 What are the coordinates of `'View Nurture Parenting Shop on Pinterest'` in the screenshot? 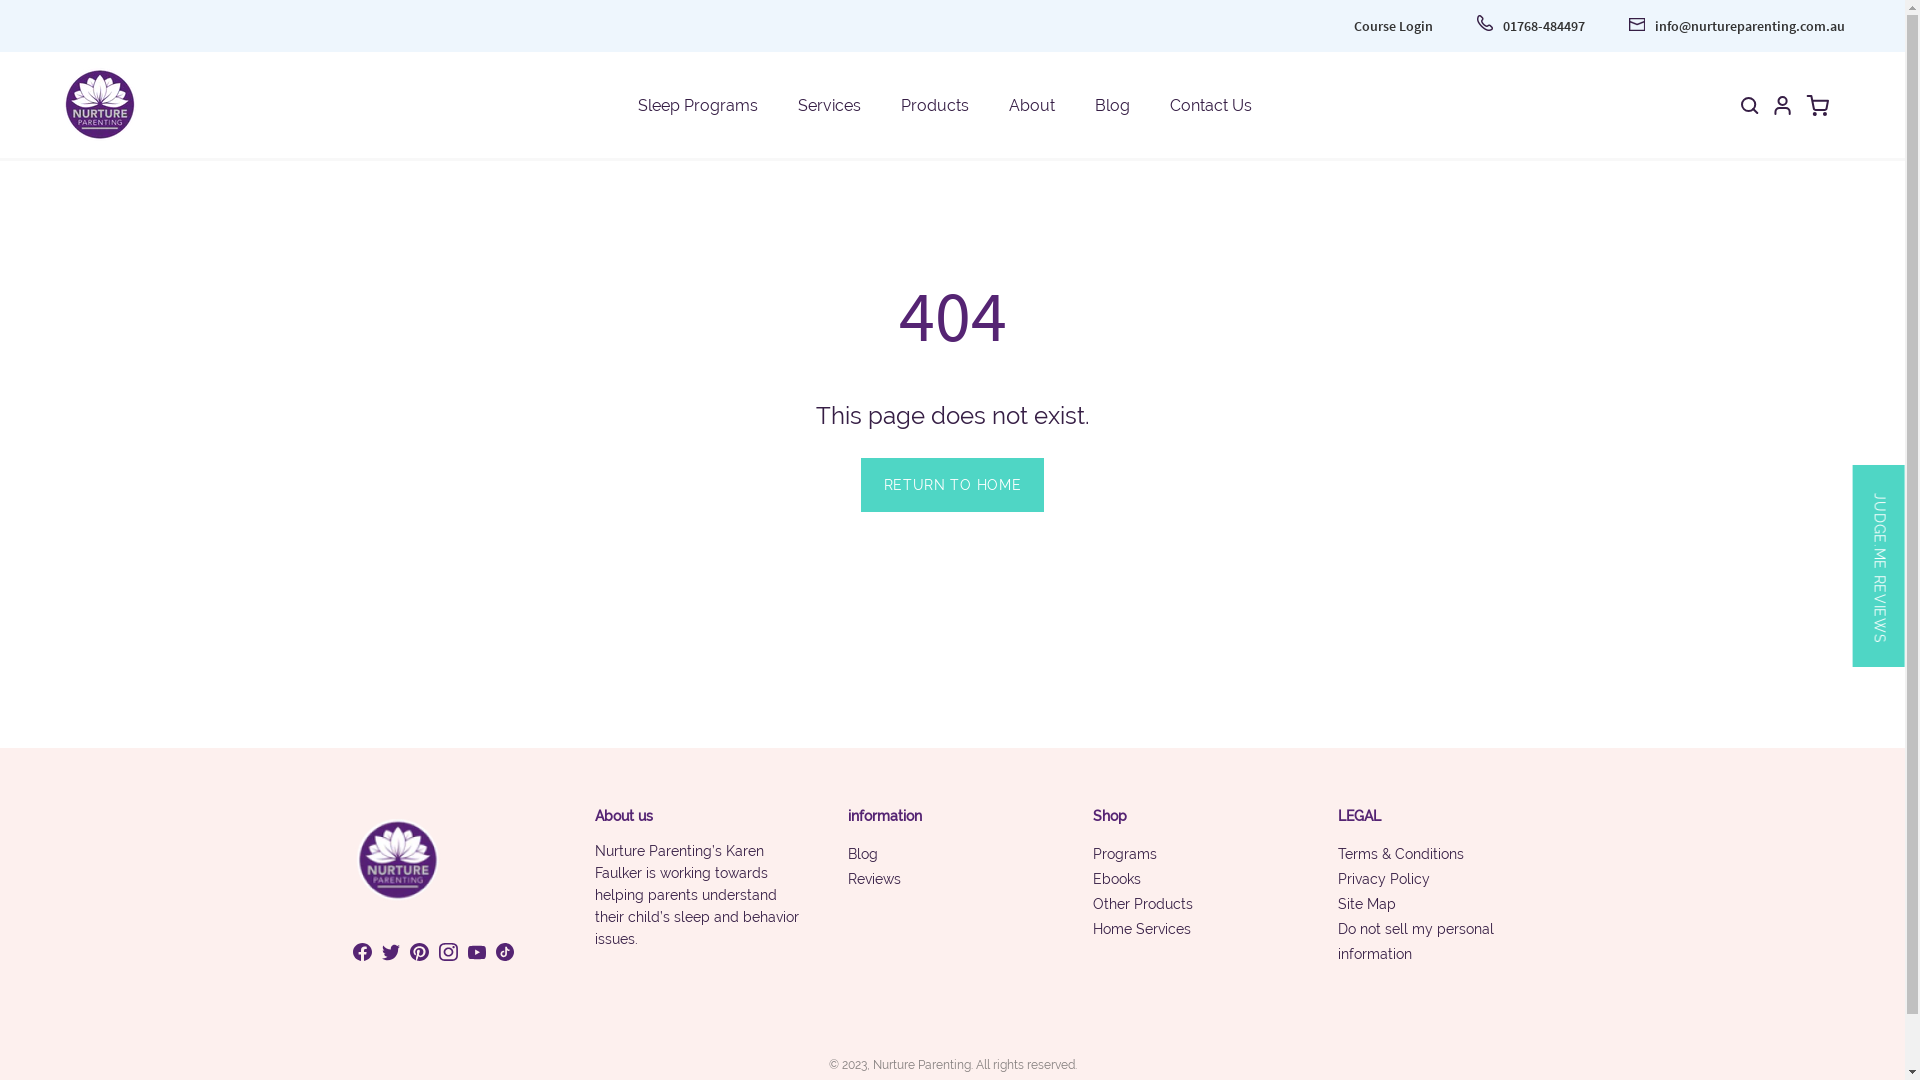 It's located at (418, 951).